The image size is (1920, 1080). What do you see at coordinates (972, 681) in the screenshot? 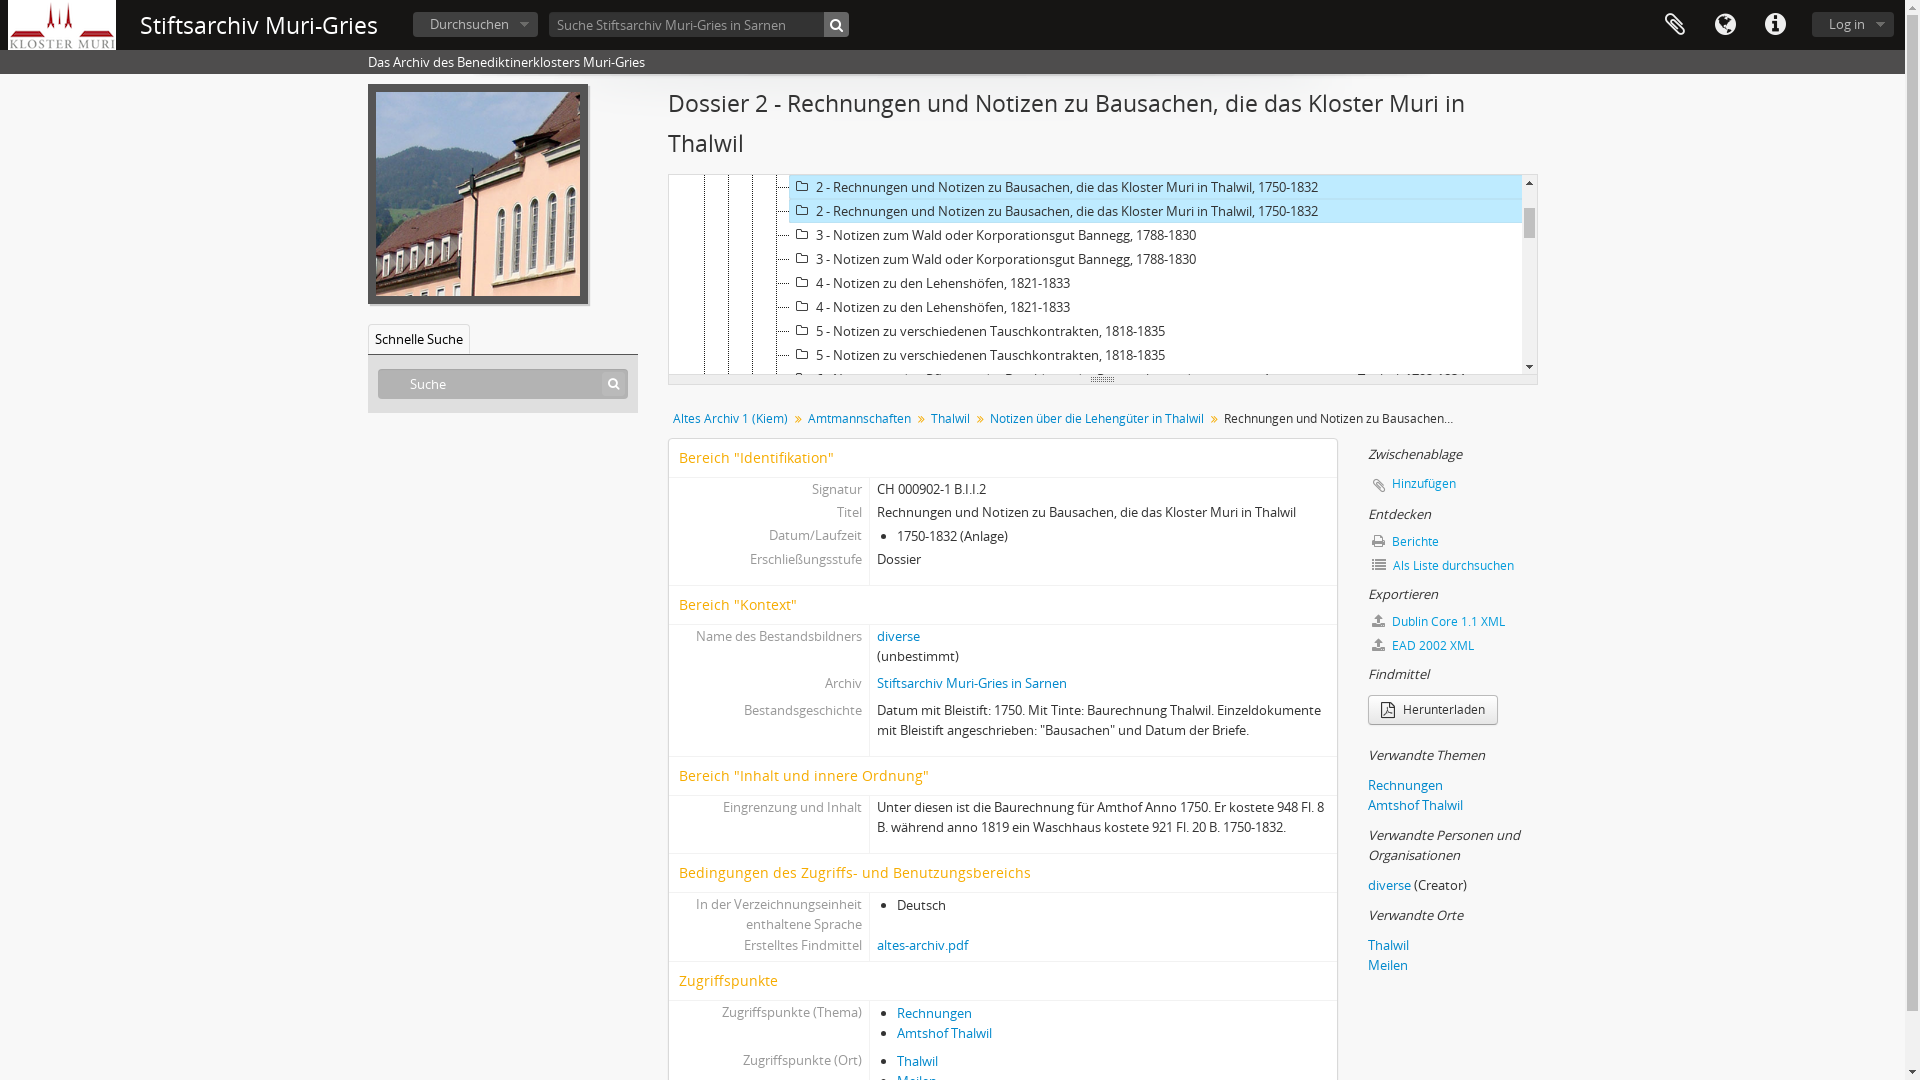
I see `'Stiftsarchiv Muri-Gries in Sarnen'` at bounding box center [972, 681].